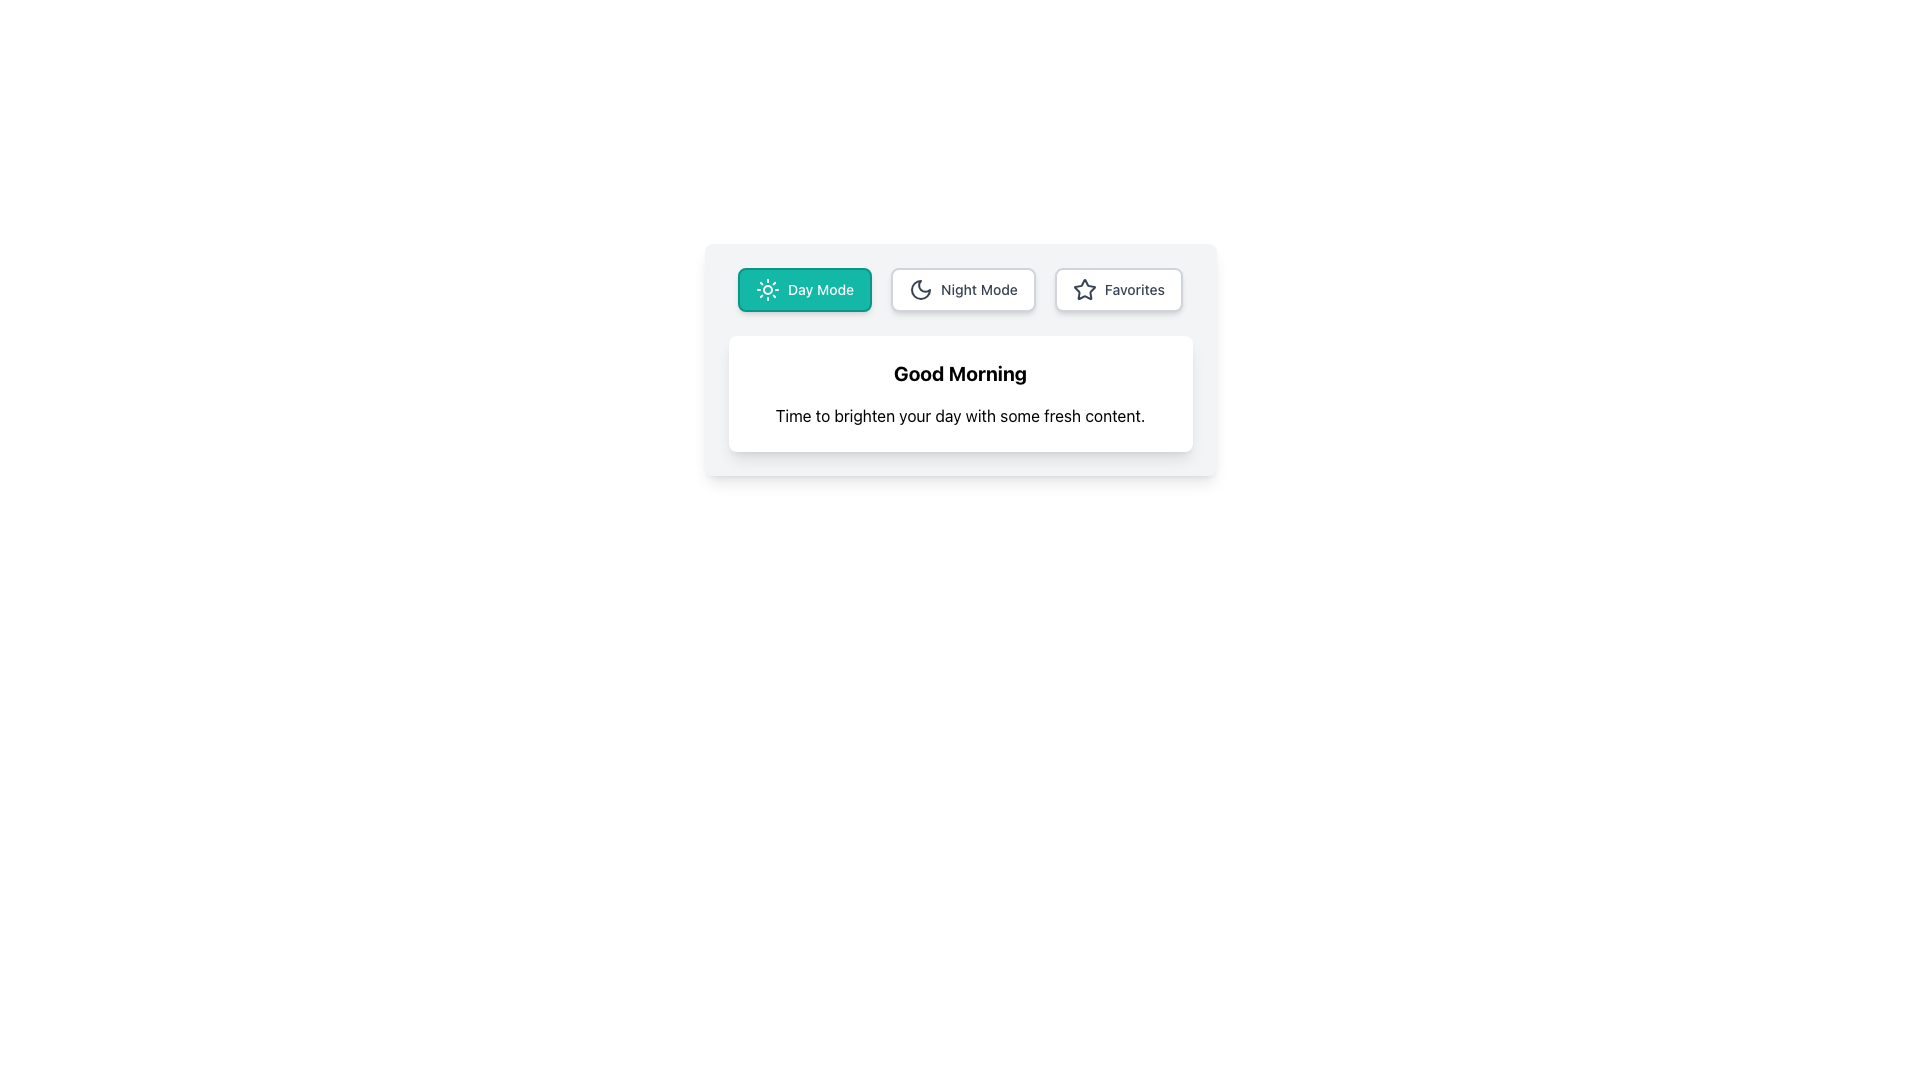 The image size is (1920, 1080). I want to click on the 'Favorites' button, which is the rightmost button among three, styled with a white background and gray text, so click(1117, 289).